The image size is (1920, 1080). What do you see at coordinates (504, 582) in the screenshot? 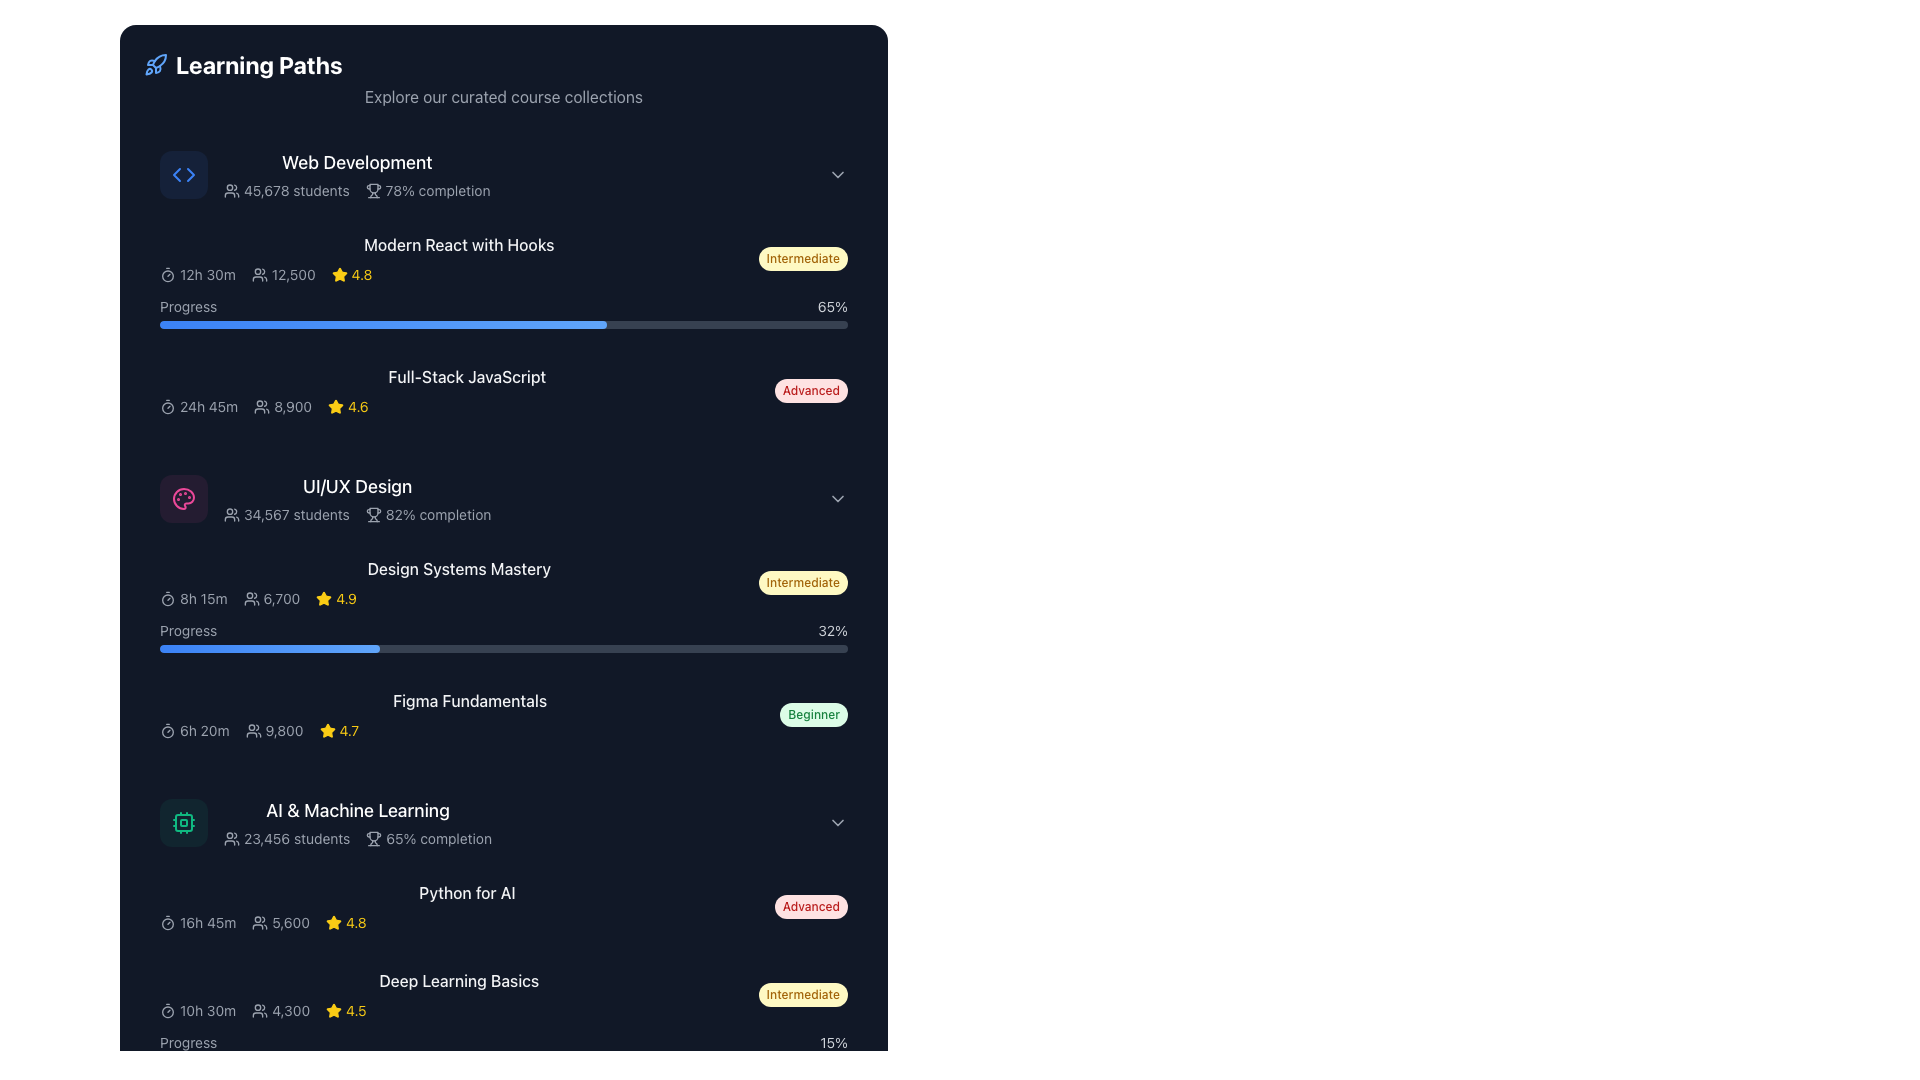
I see `the course summary information display card that is the third item in the vertically stacked list, located between 'UI/UX Design' and 'Figma Fundamentals'` at bounding box center [504, 582].